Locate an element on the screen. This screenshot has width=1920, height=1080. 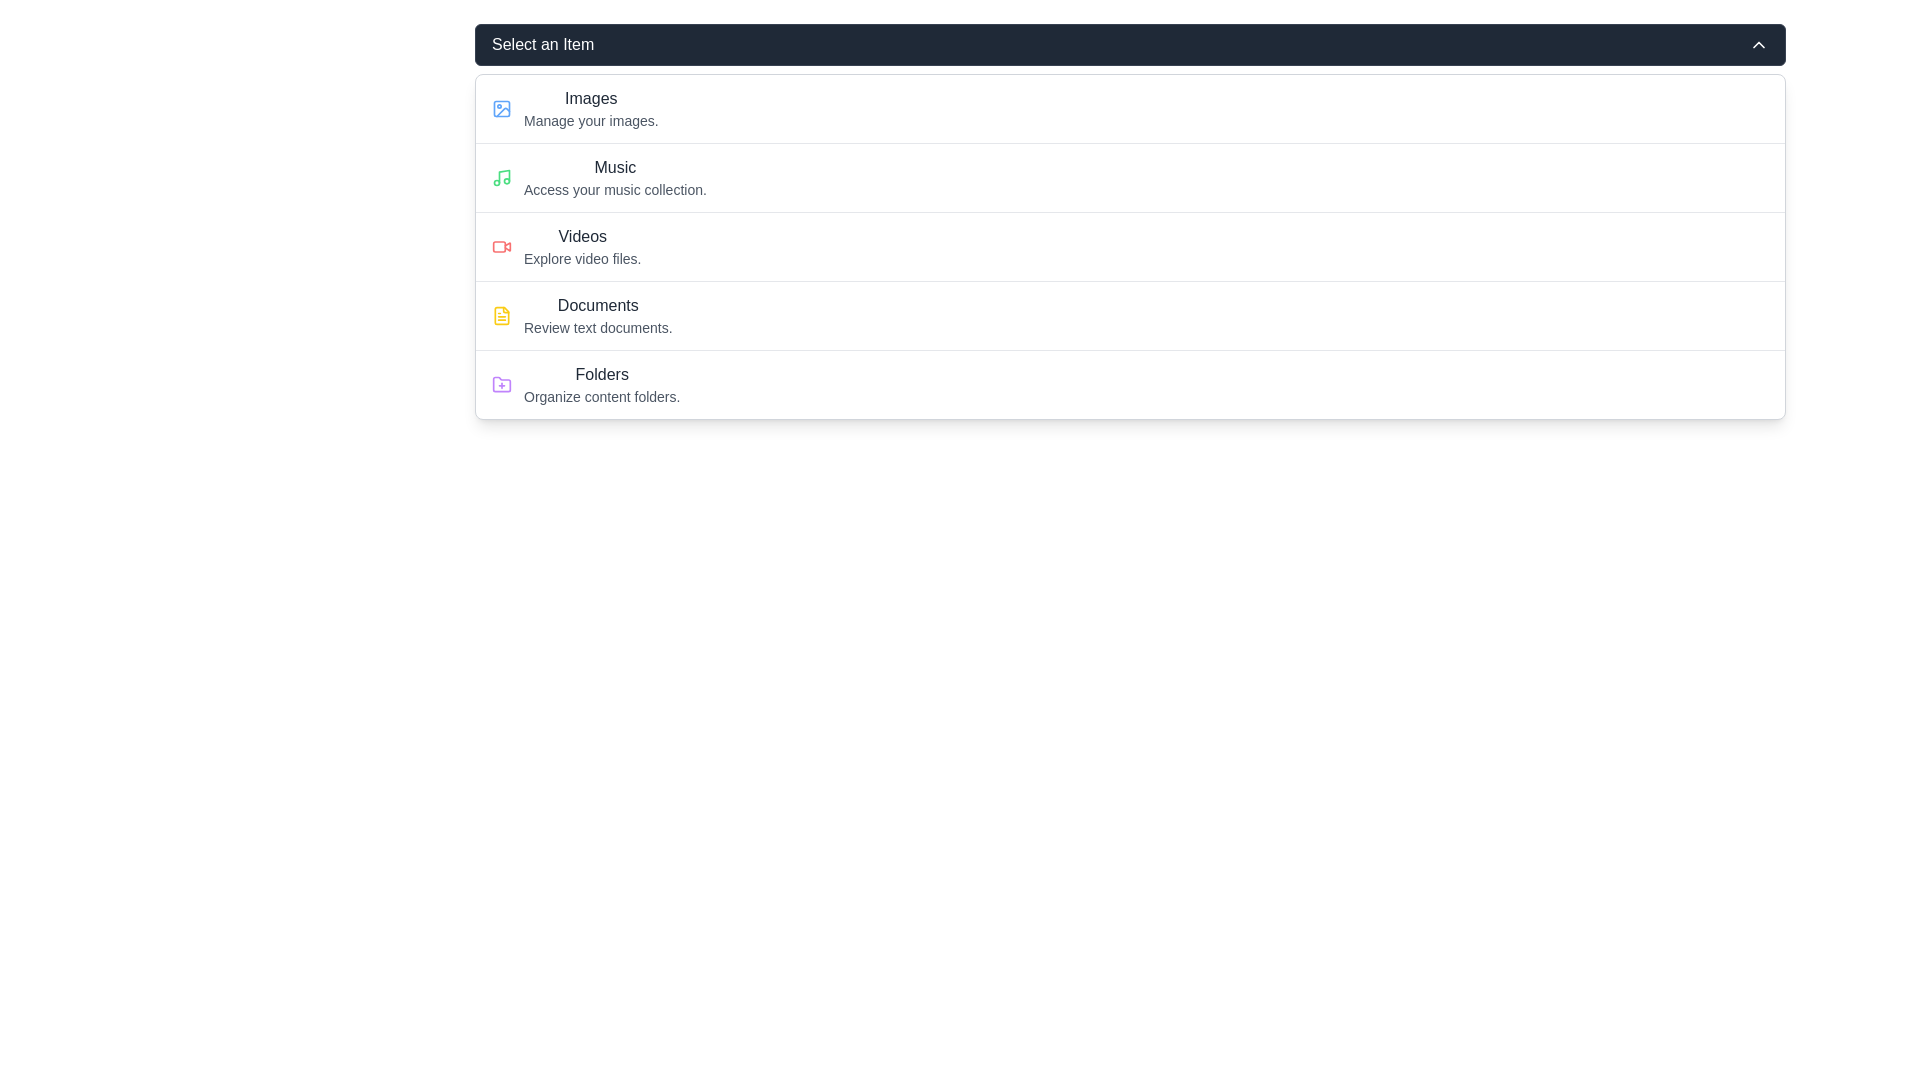
the third list item in a vertically arranged list of selectable options that directs users to the video files section is located at coordinates (581, 245).